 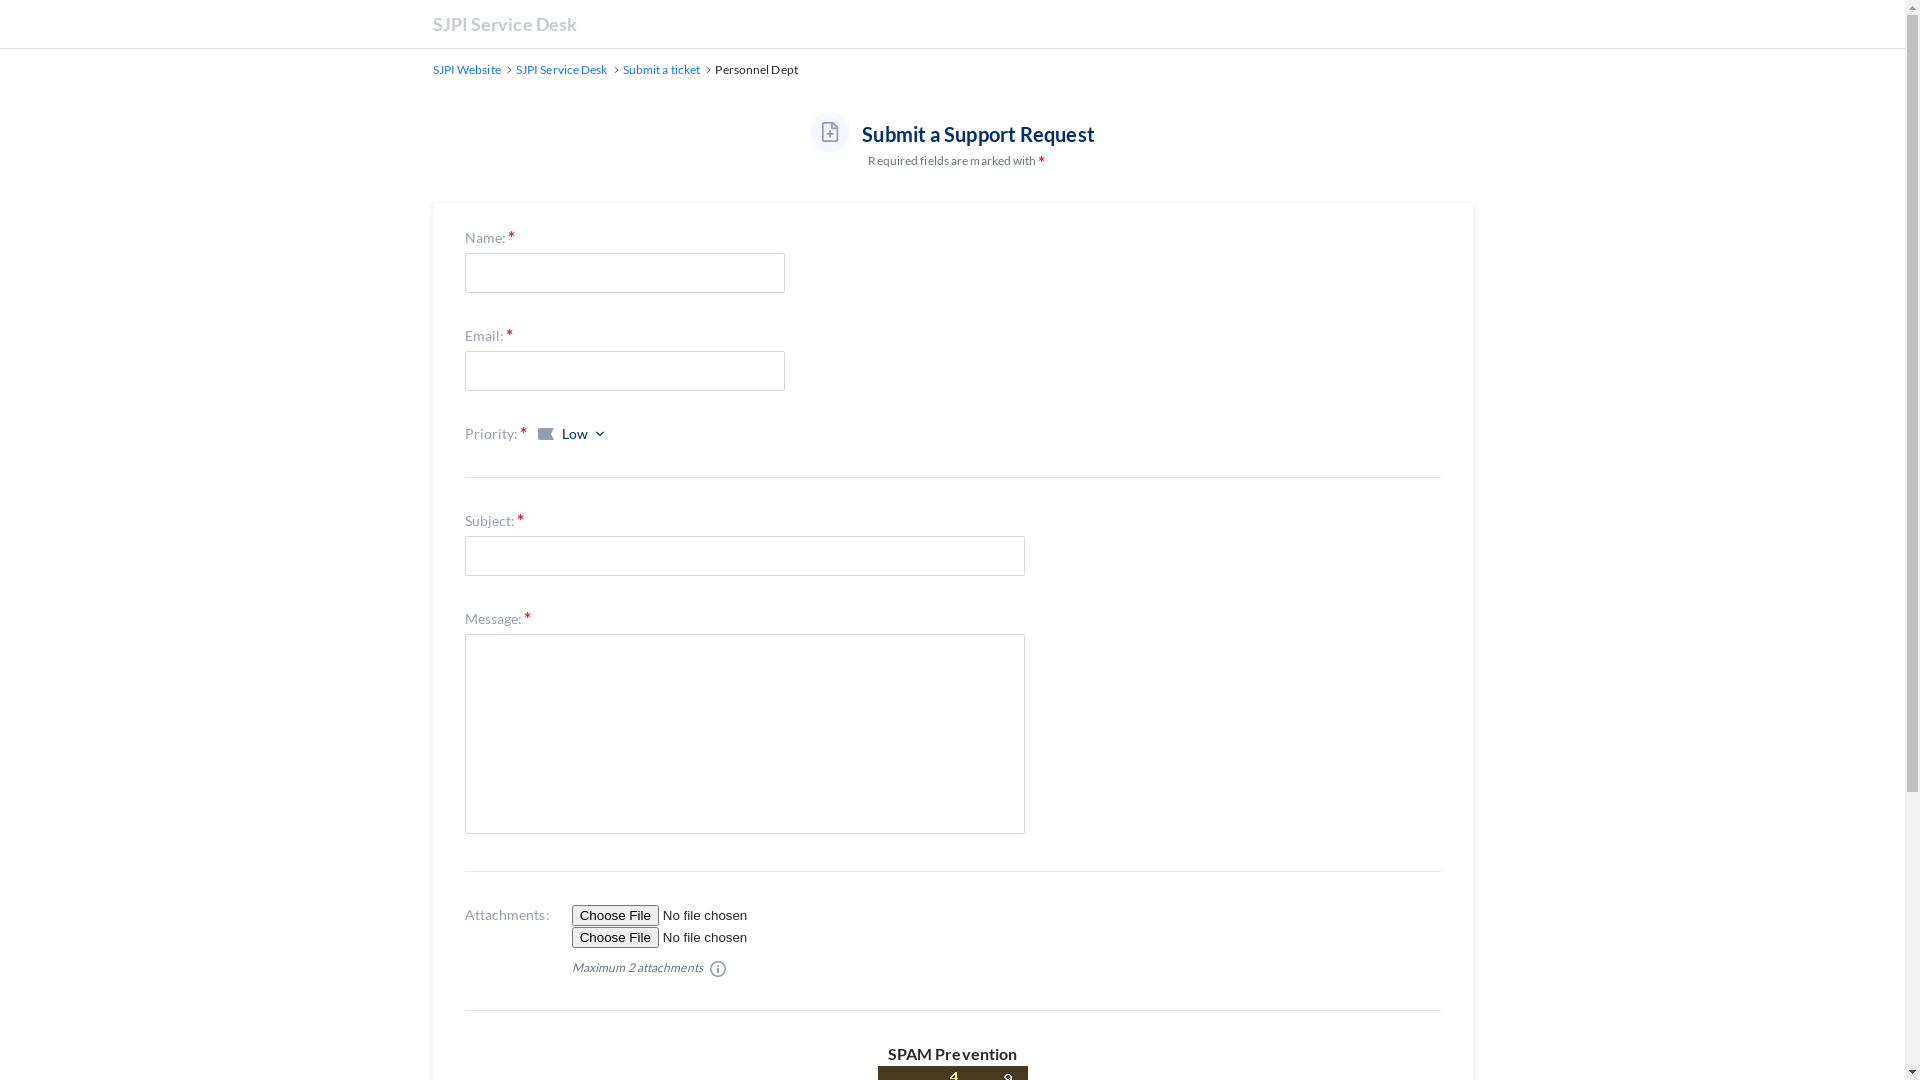 What do you see at coordinates (560, 68) in the screenshot?
I see `'SJPI Service Desk'` at bounding box center [560, 68].